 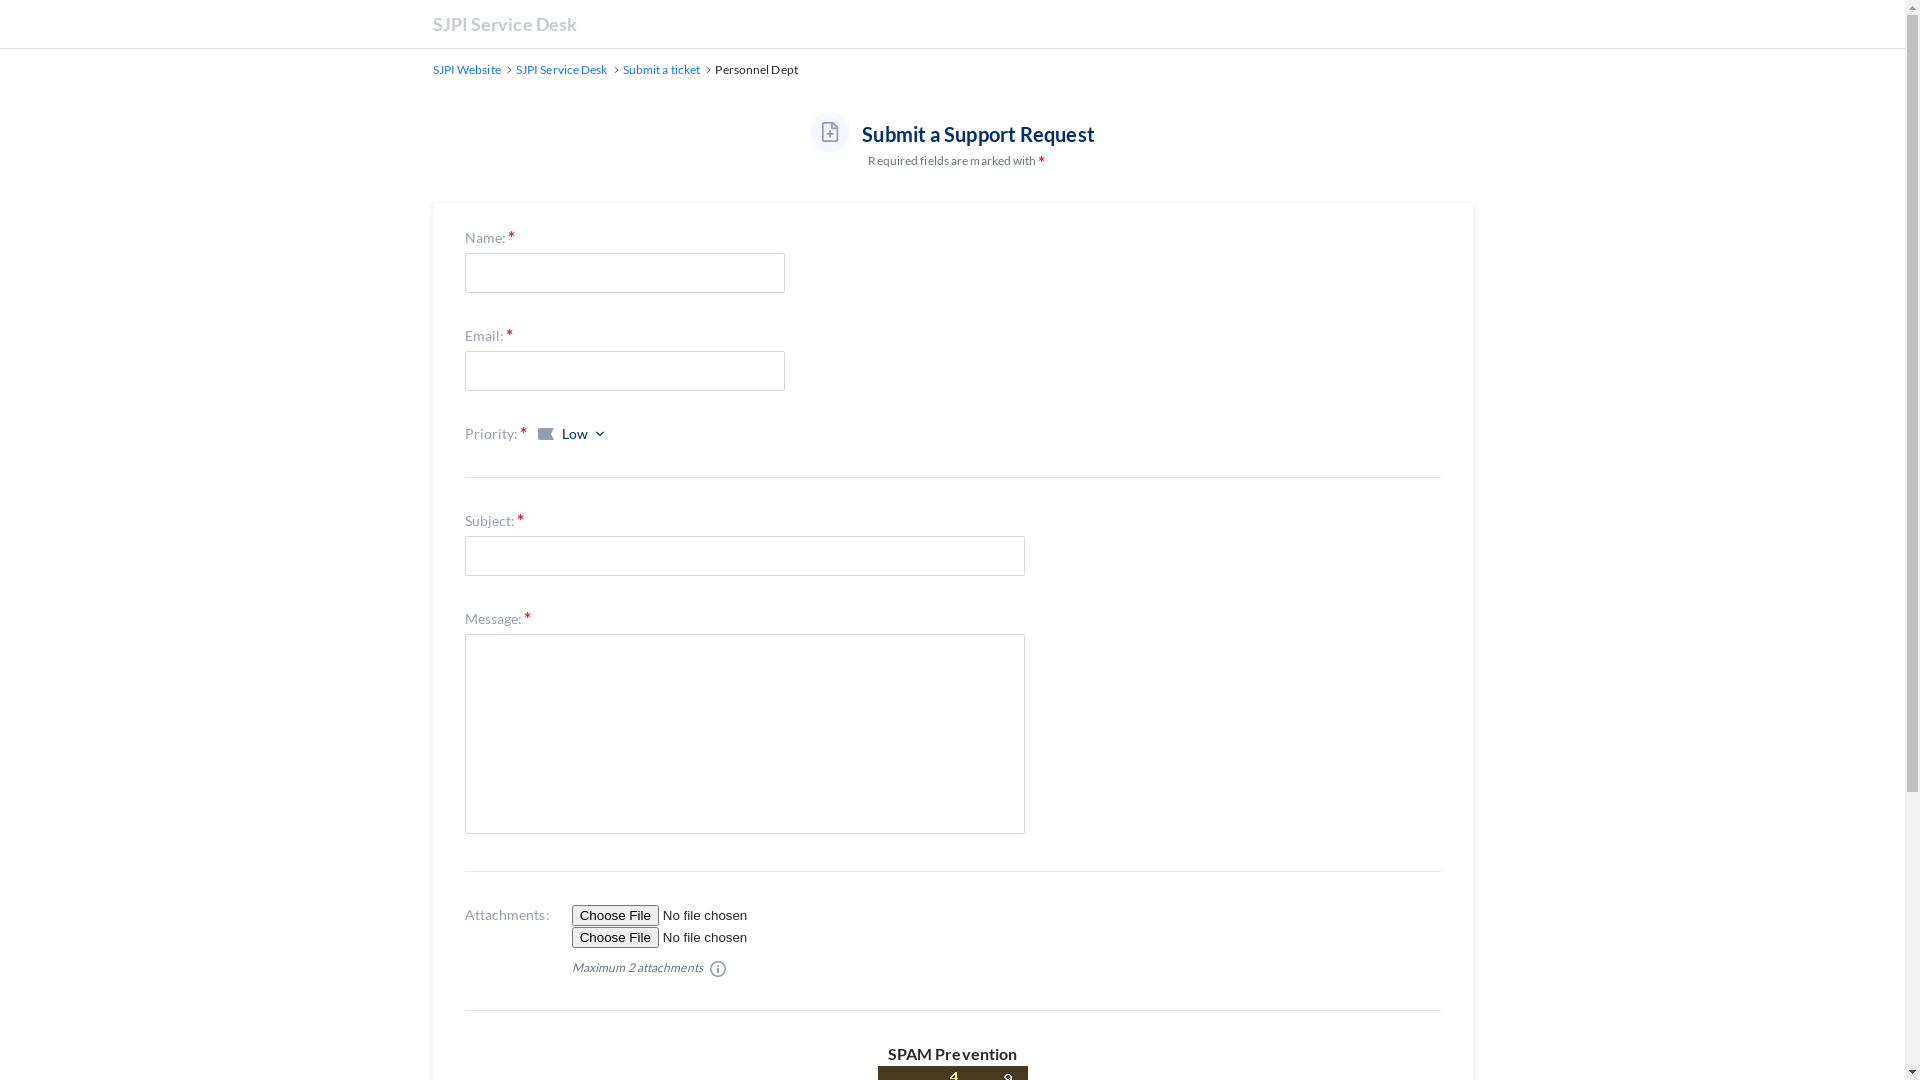 What do you see at coordinates (560, 68) in the screenshot?
I see `'SJPI Service Desk'` at bounding box center [560, 68].